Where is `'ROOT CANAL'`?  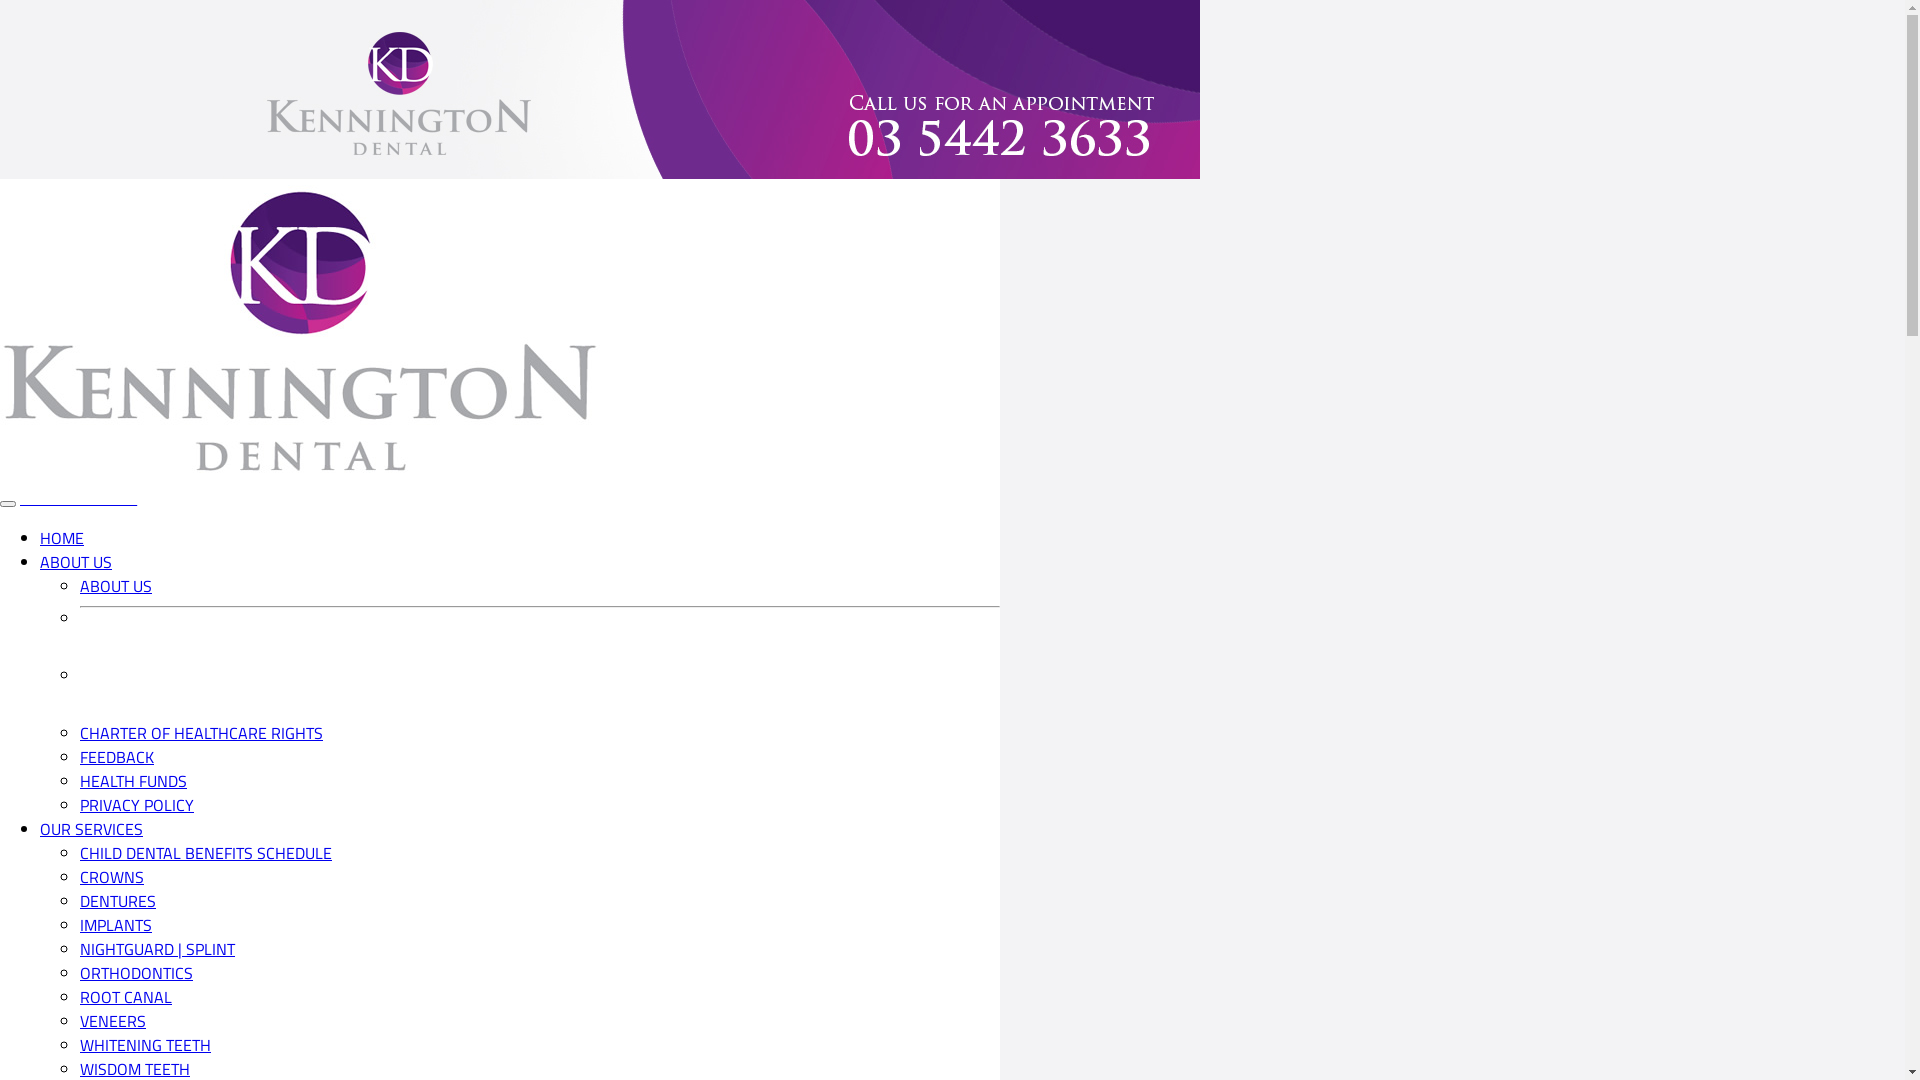 'ROOT CANAL' is located at coordinates (124, 996).